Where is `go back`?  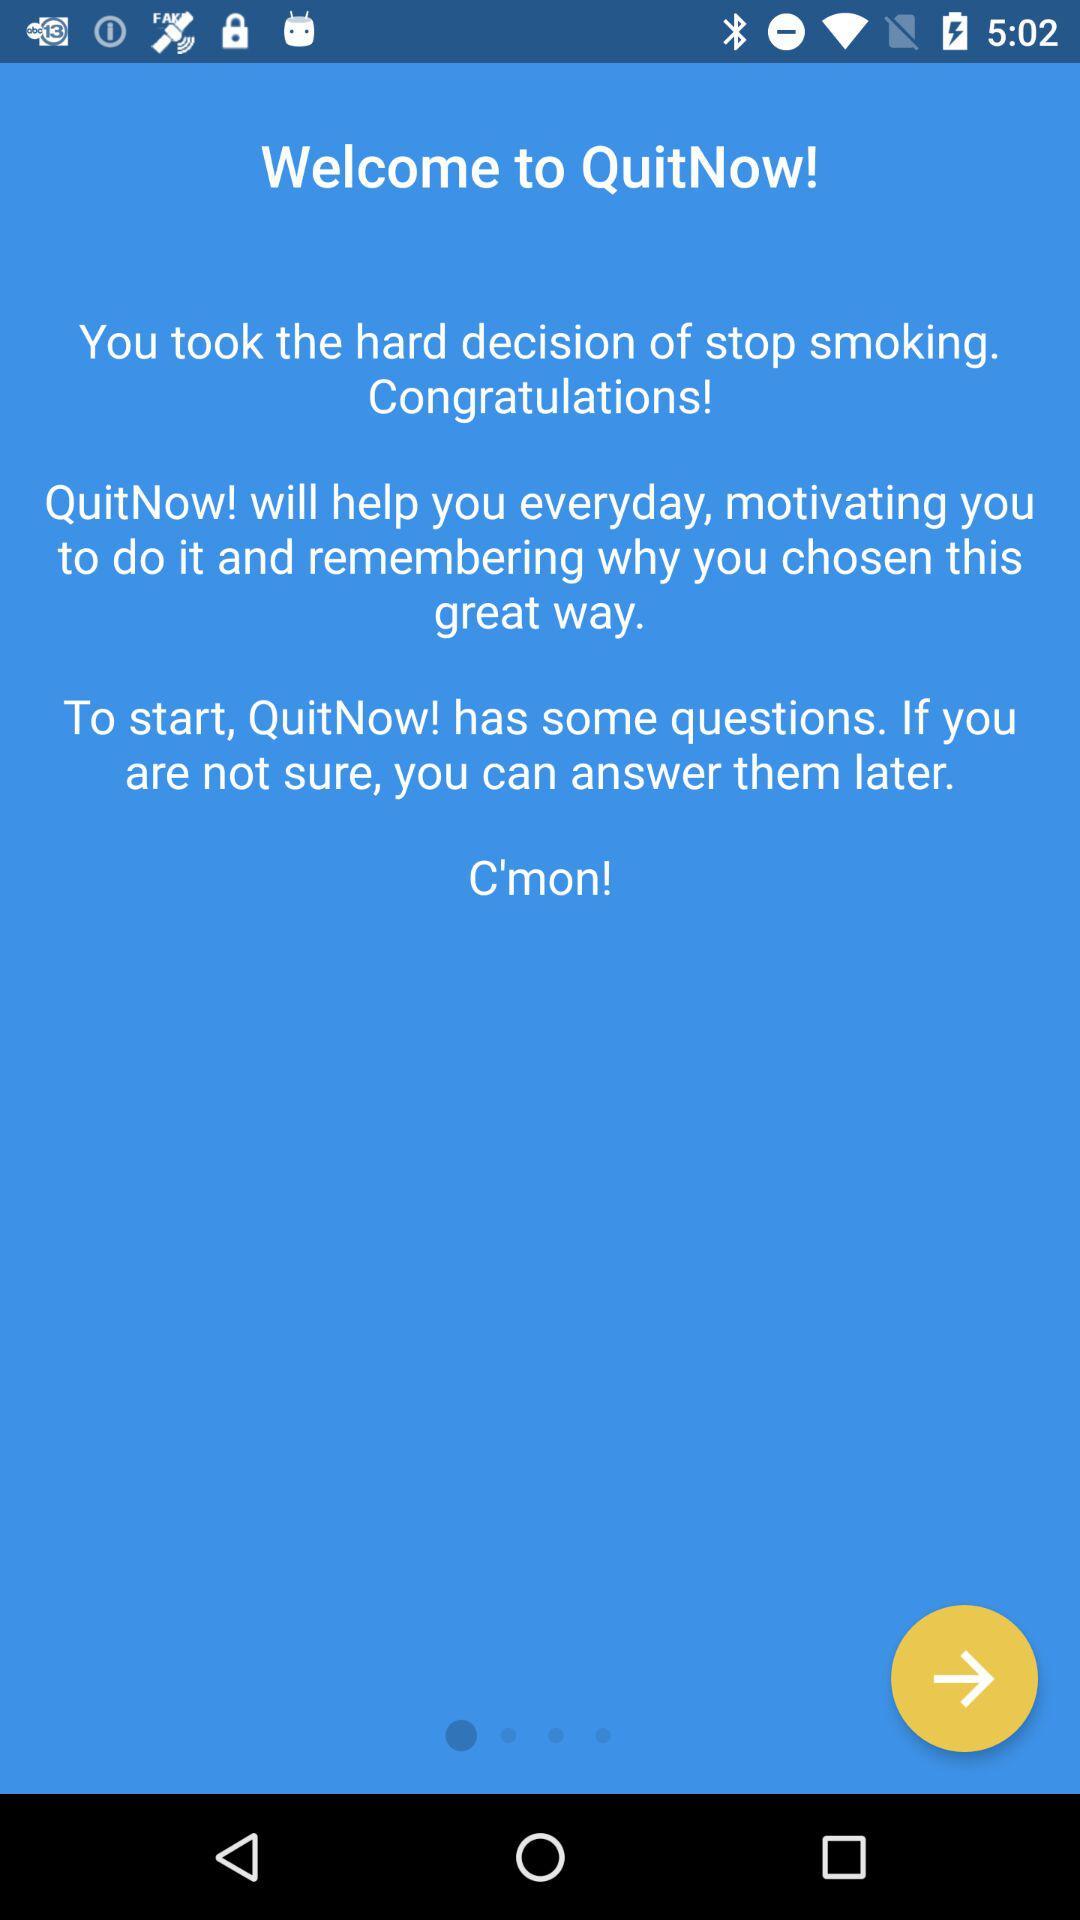
go back is located at coordinates (963, 1678).